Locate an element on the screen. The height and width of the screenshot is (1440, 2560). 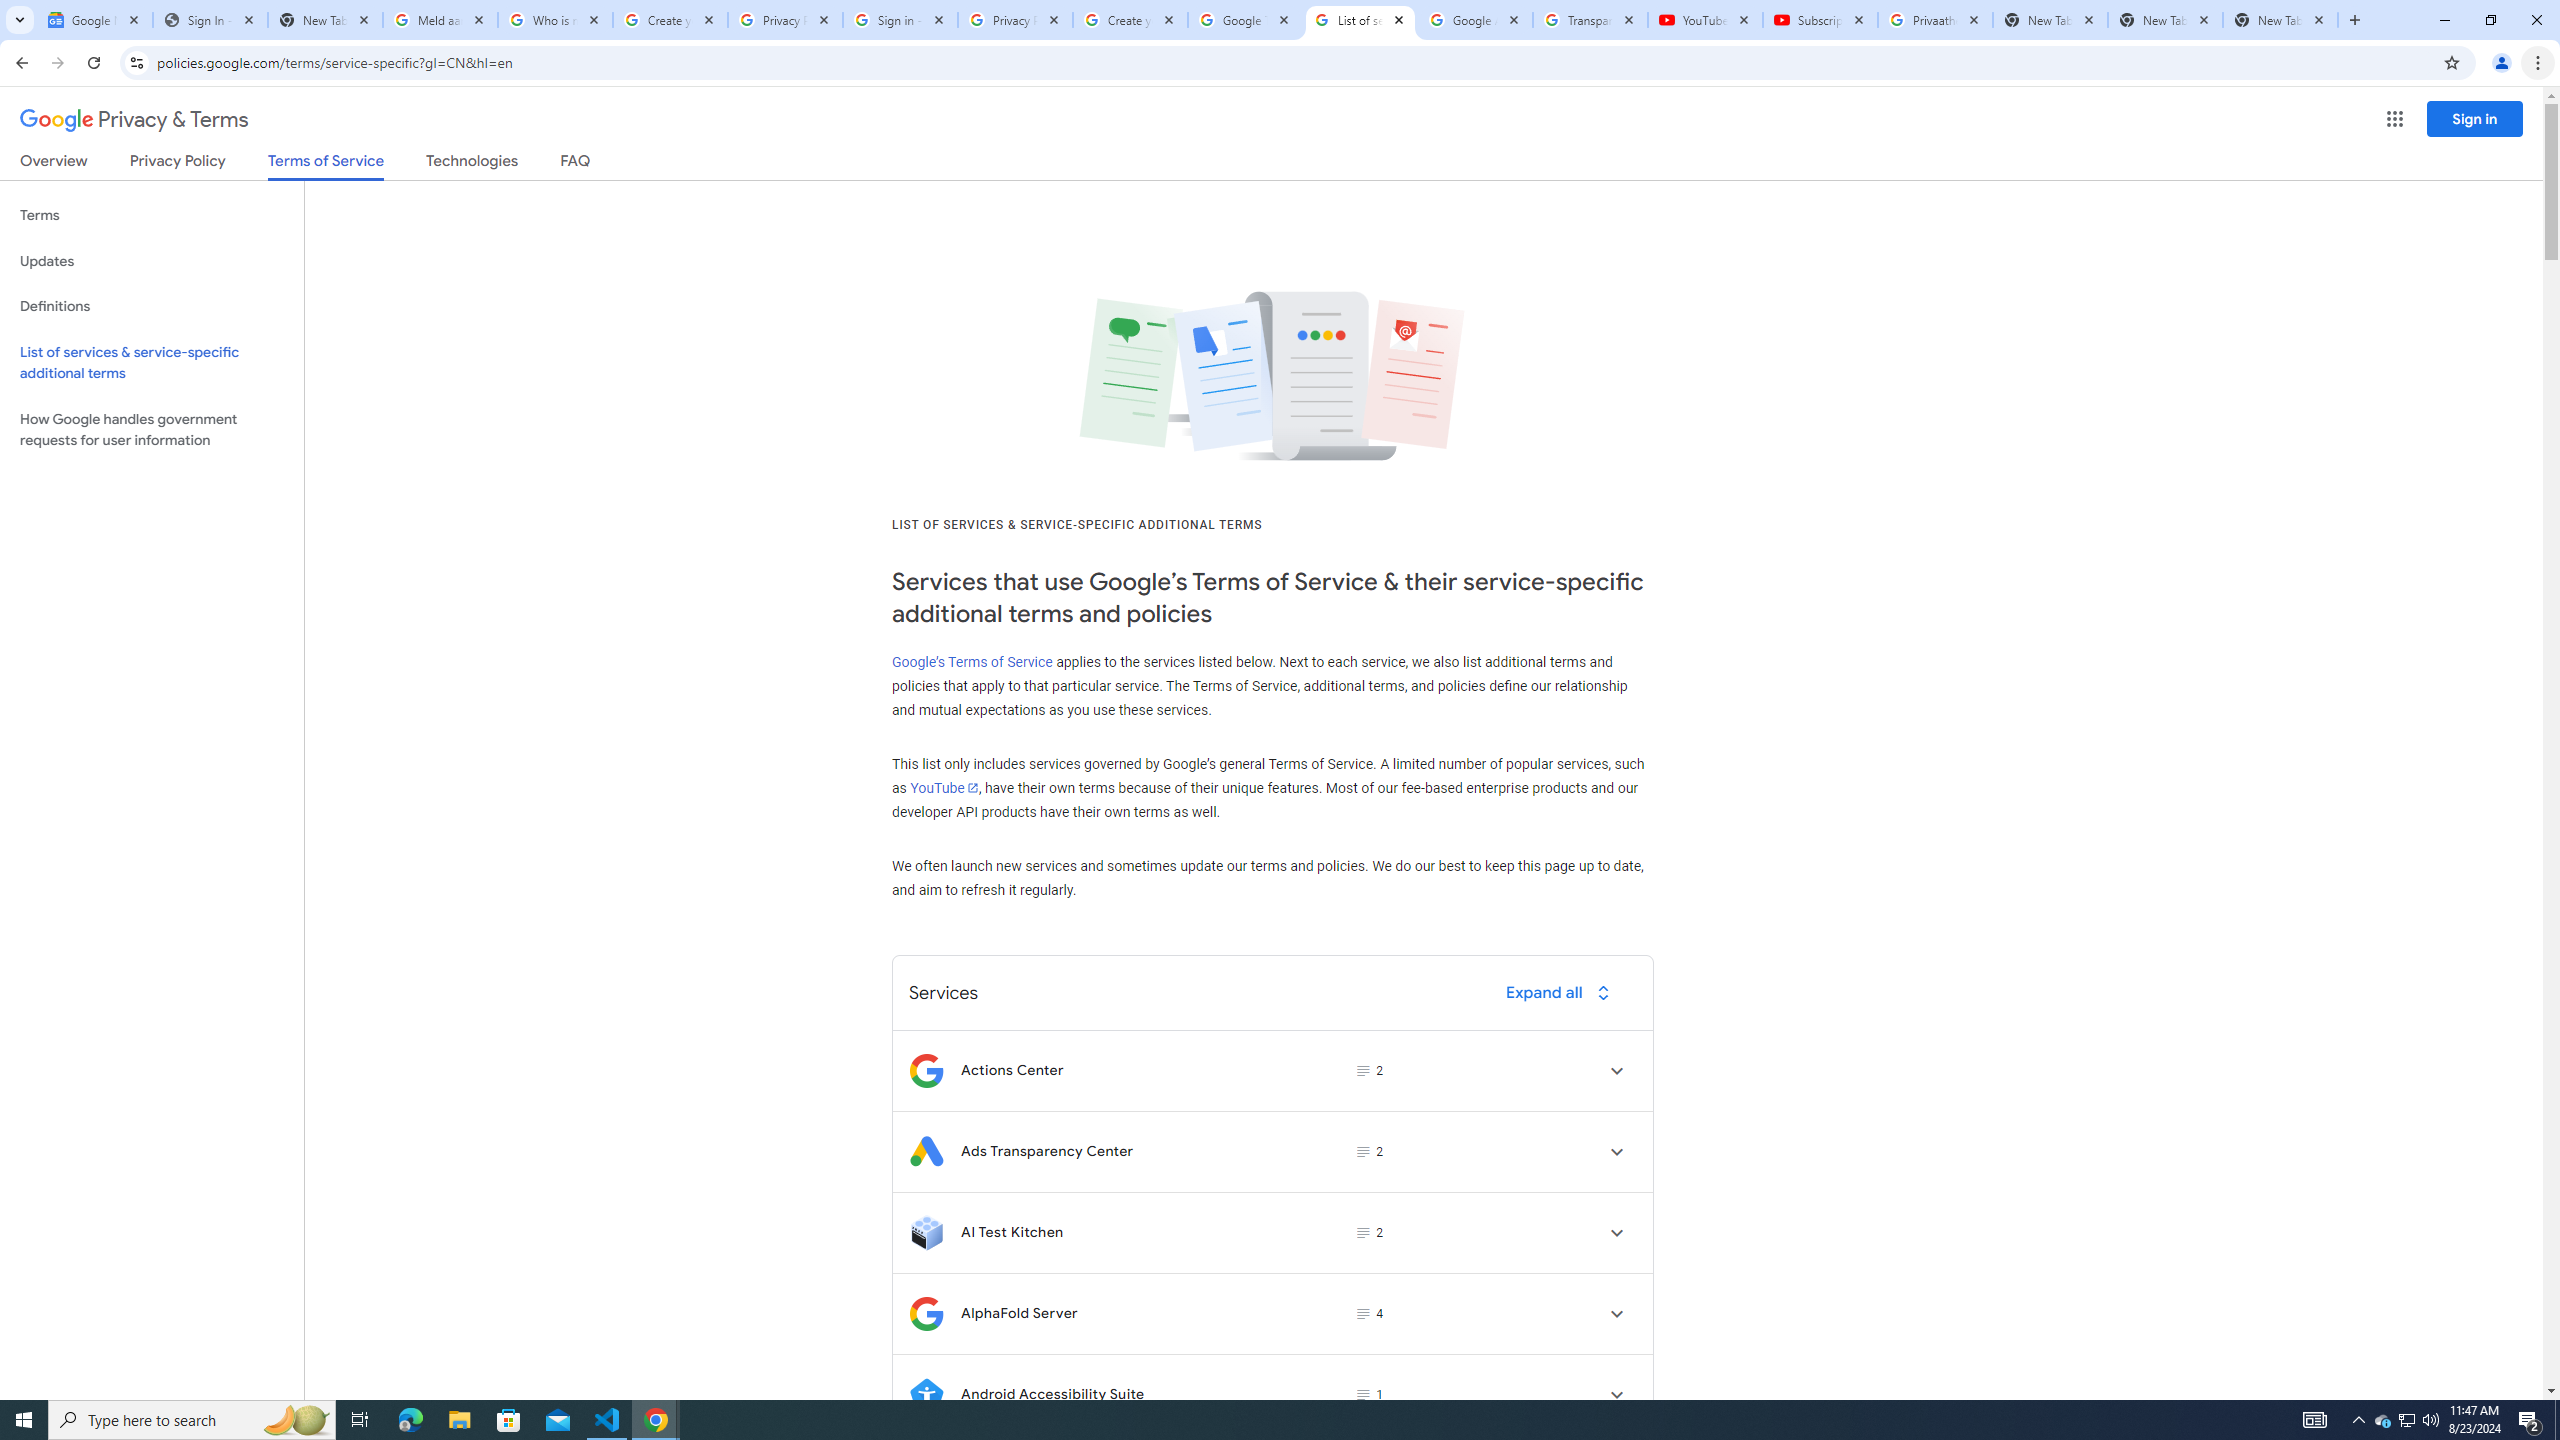
'Create your Google Account' is located at coordinates (1130, 19).